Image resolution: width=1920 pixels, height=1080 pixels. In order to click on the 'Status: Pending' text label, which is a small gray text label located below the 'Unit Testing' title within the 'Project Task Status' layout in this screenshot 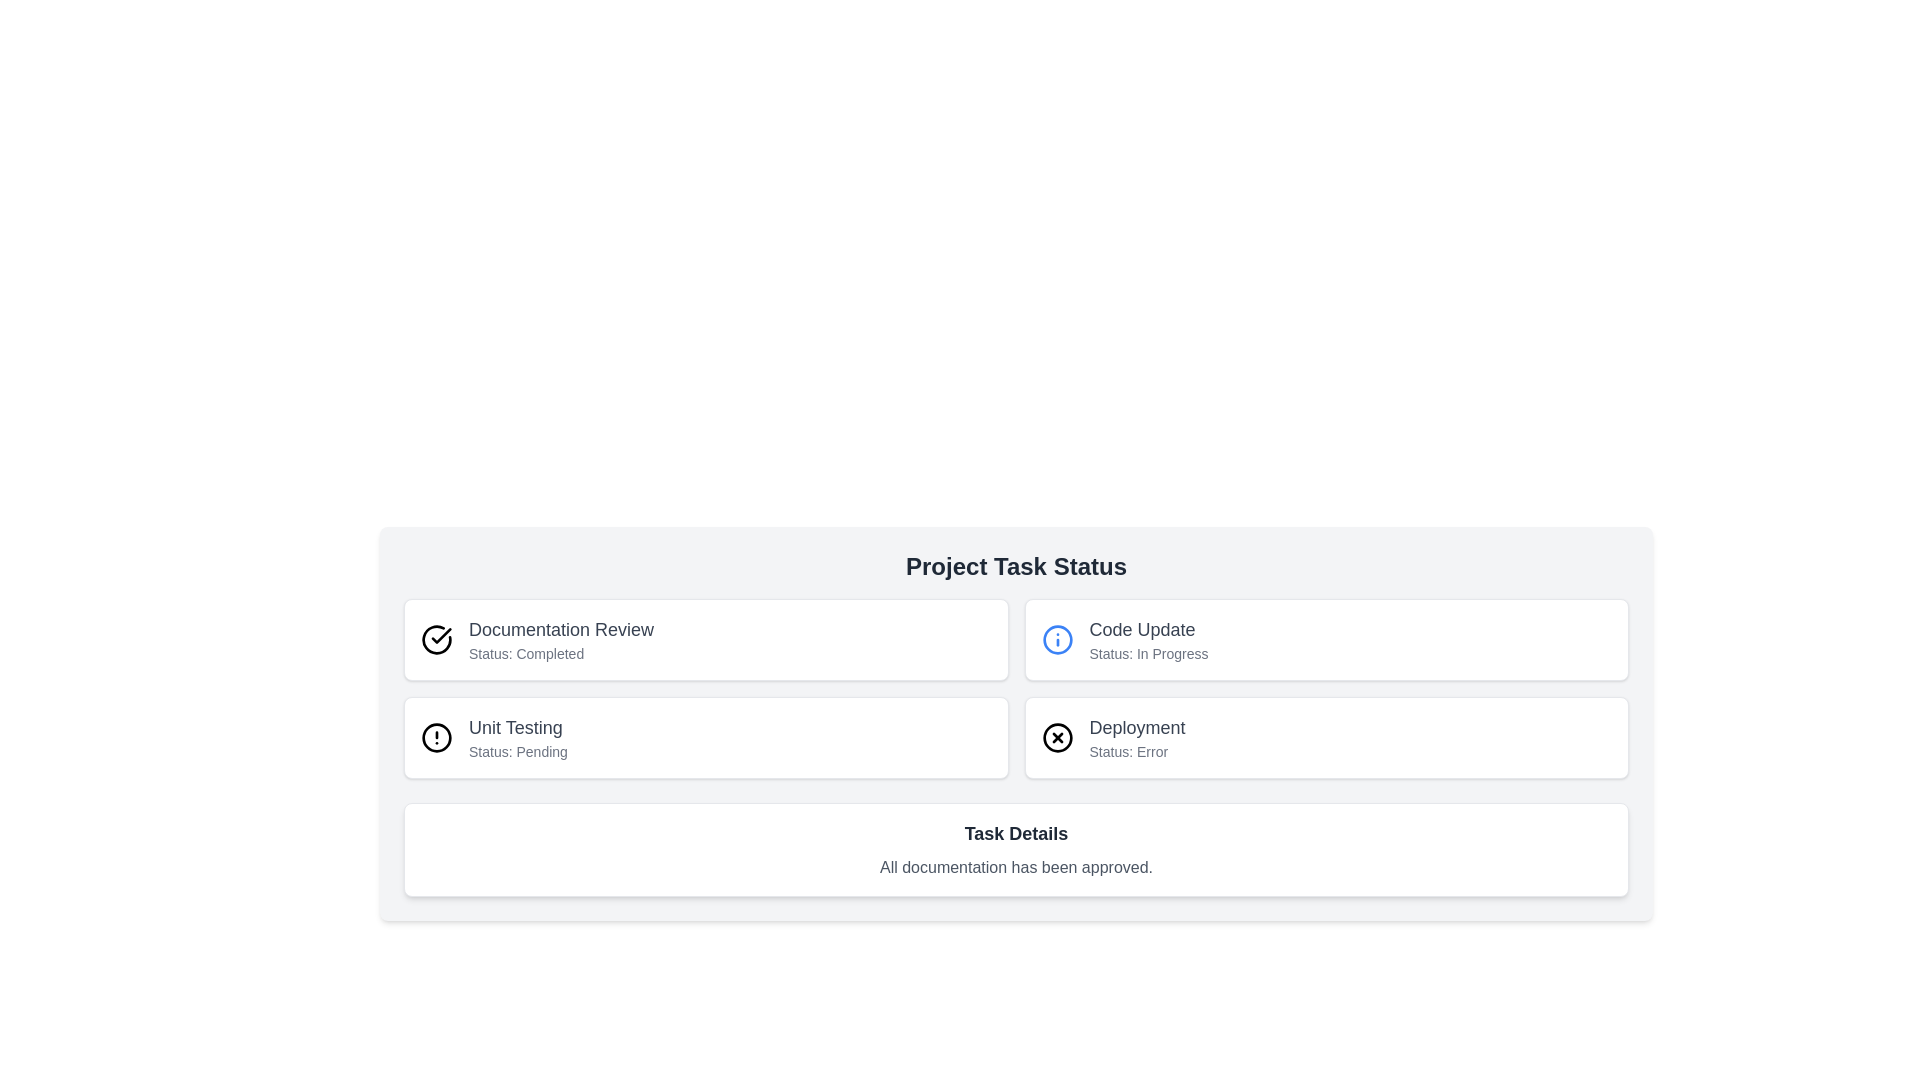, I will do `click(518, 752)`.